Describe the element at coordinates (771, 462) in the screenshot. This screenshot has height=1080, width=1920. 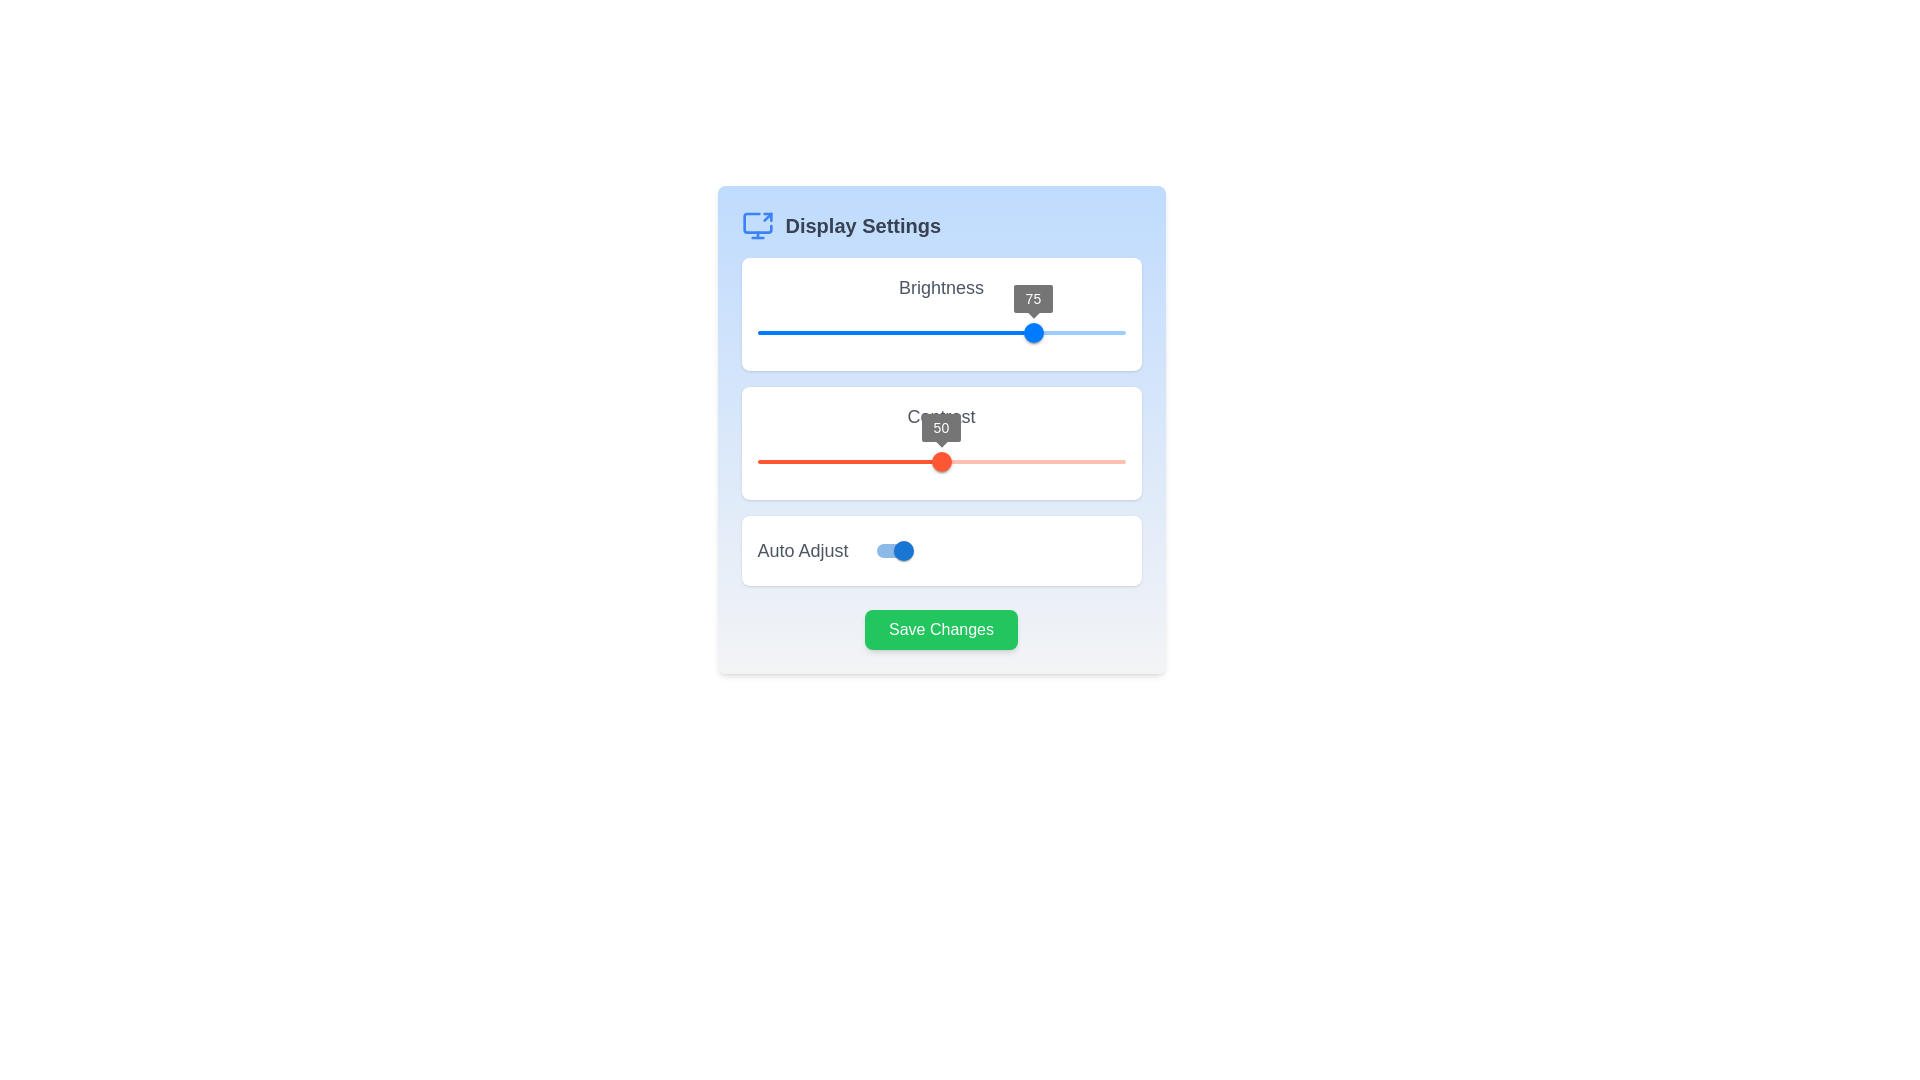
I see `contrast slider` at that location.